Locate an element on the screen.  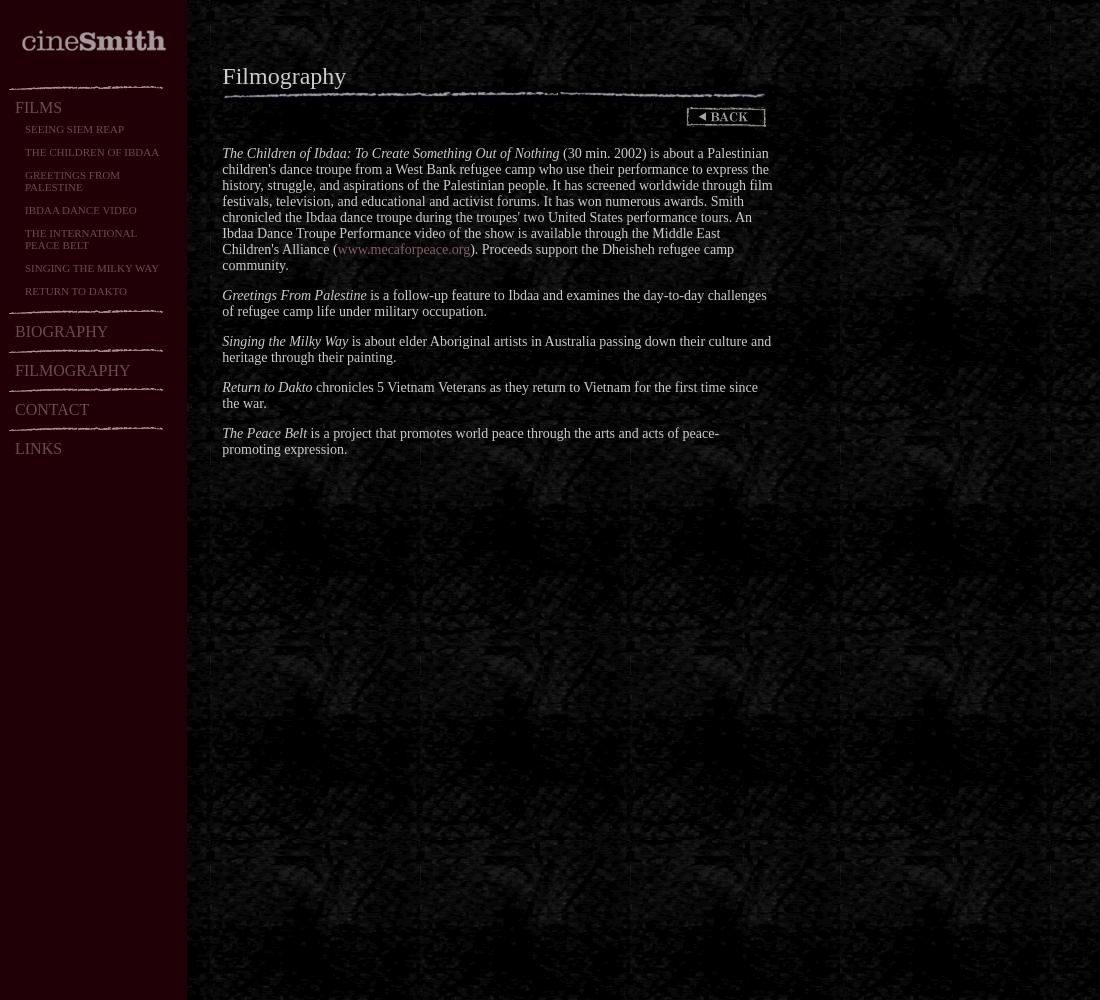
'Greetings From Palestine' is located at coordinates (293, 295).